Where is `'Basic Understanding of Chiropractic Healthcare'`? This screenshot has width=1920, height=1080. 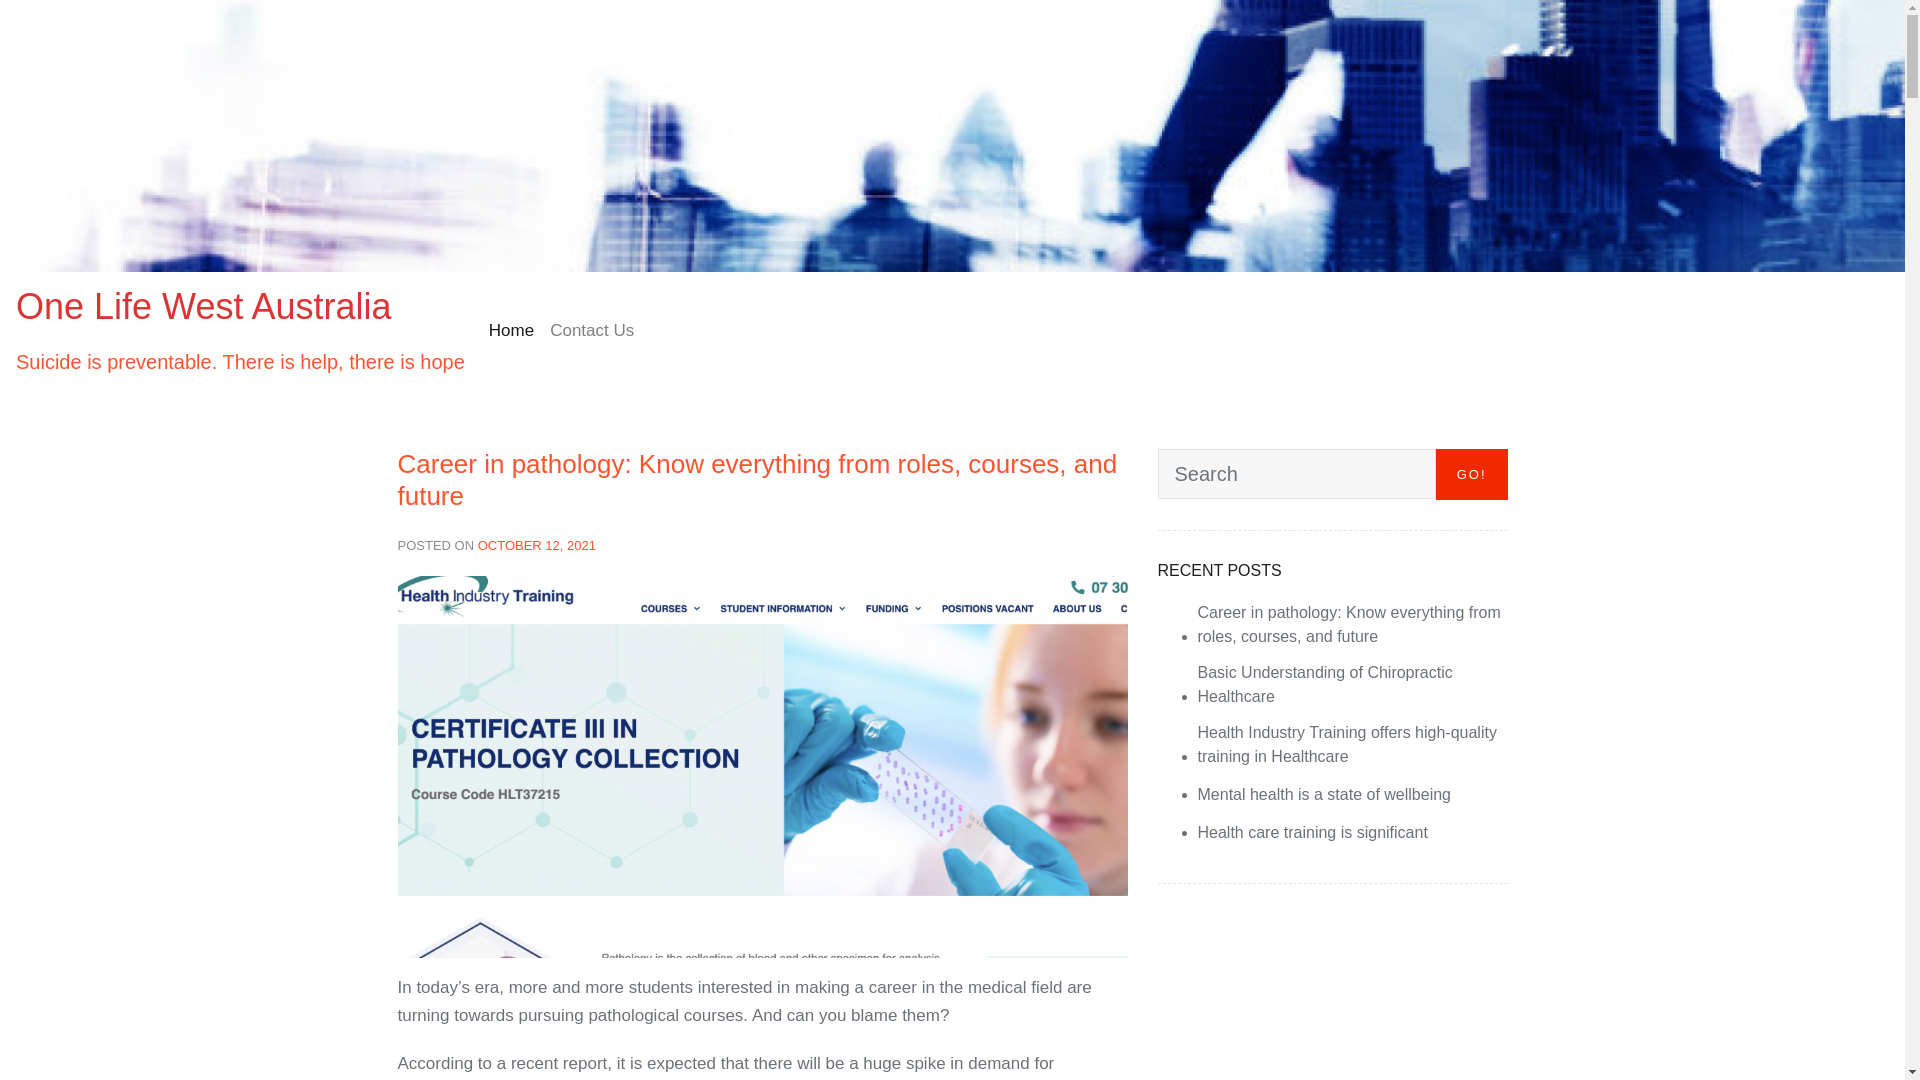 'Basic Understanding of Chiropractic Healthcare' is located at coordinates (1353, 684).